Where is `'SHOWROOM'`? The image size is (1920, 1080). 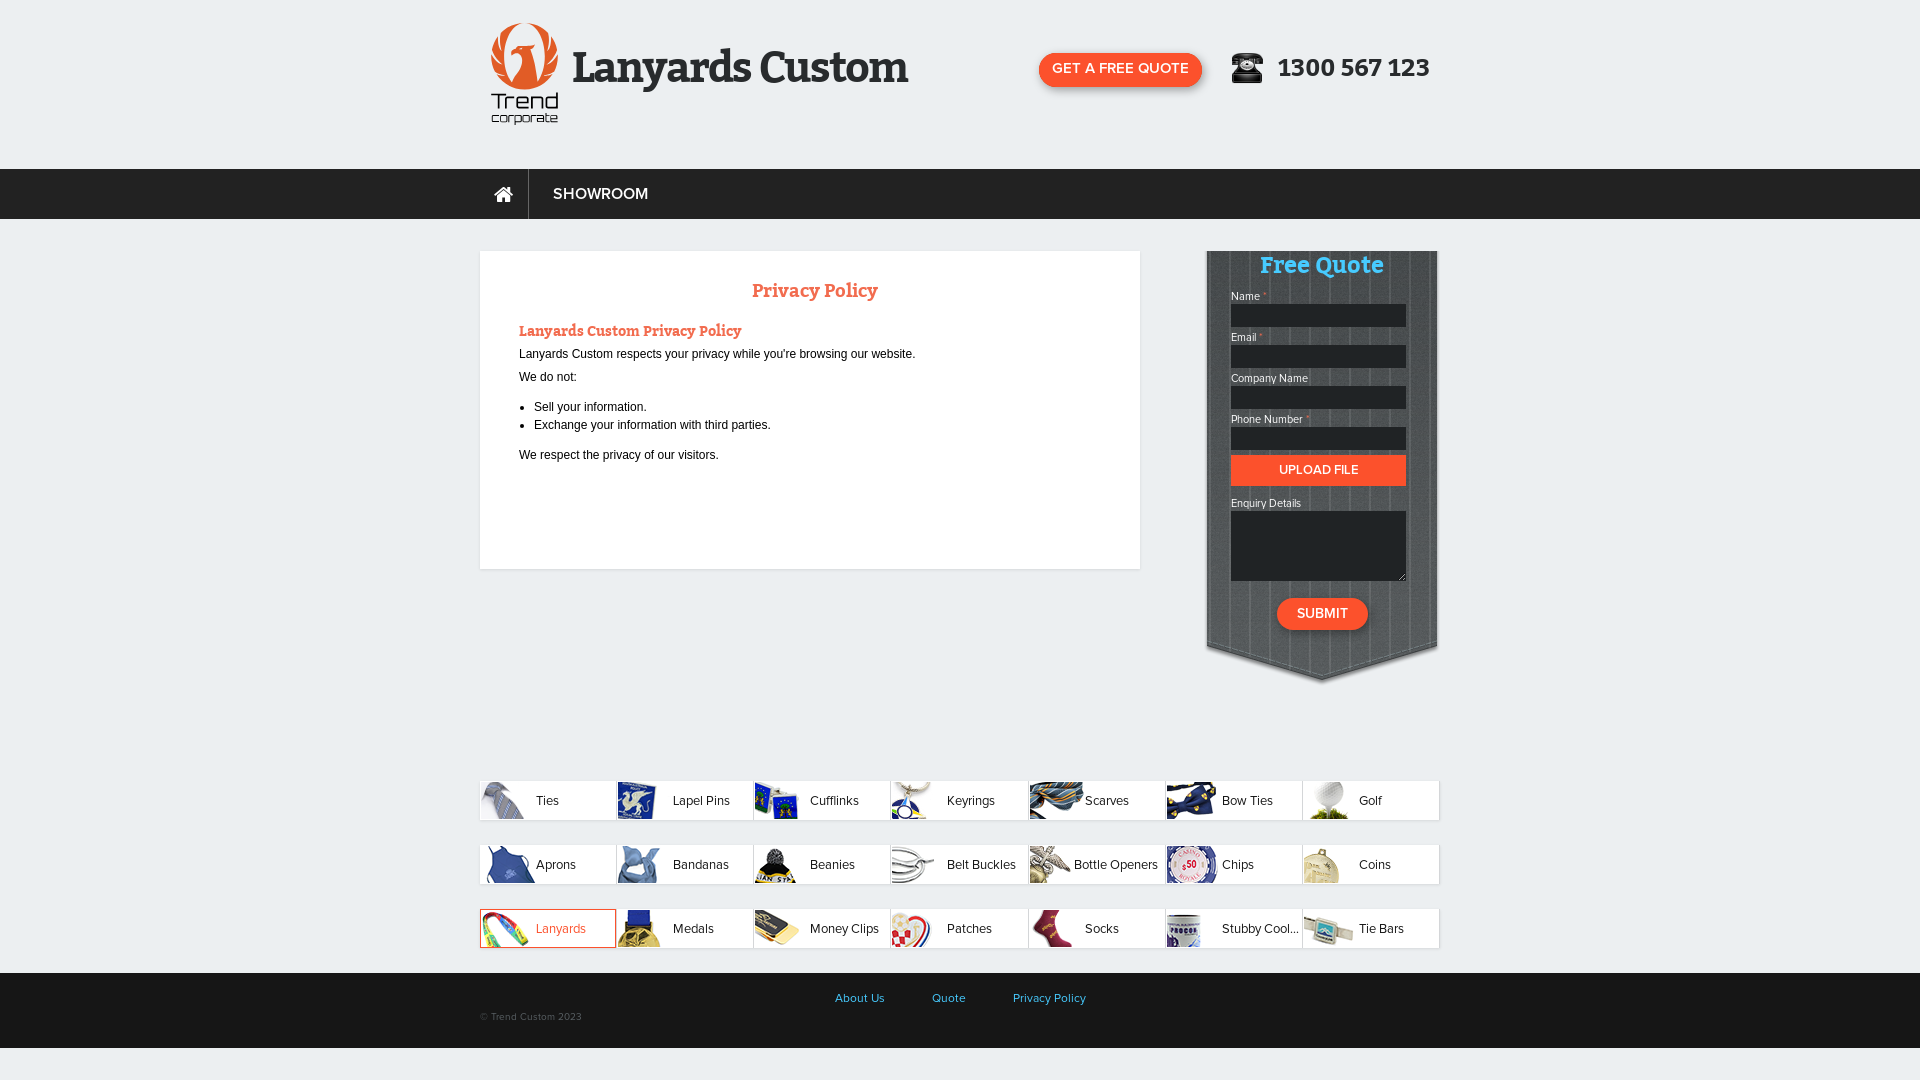 'SHOWROOM' is located at coordinates (599, 193).